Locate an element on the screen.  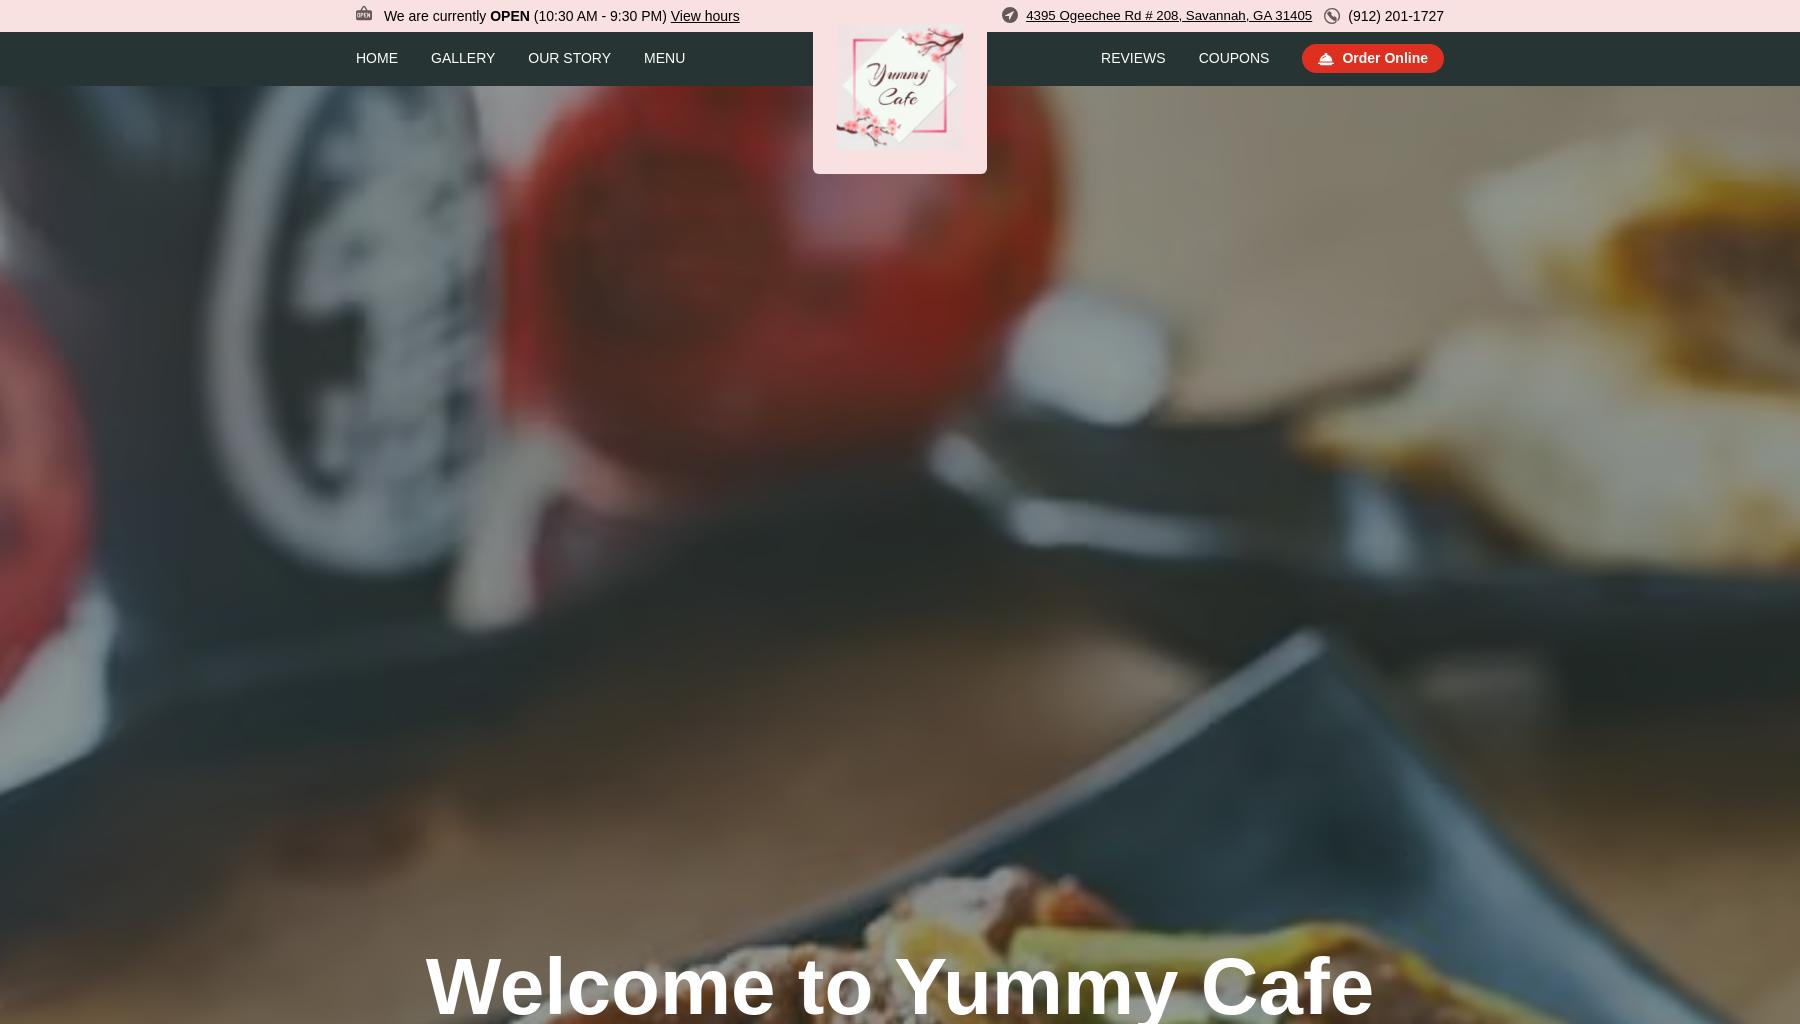
'(' is located at coordinates (534, 15).